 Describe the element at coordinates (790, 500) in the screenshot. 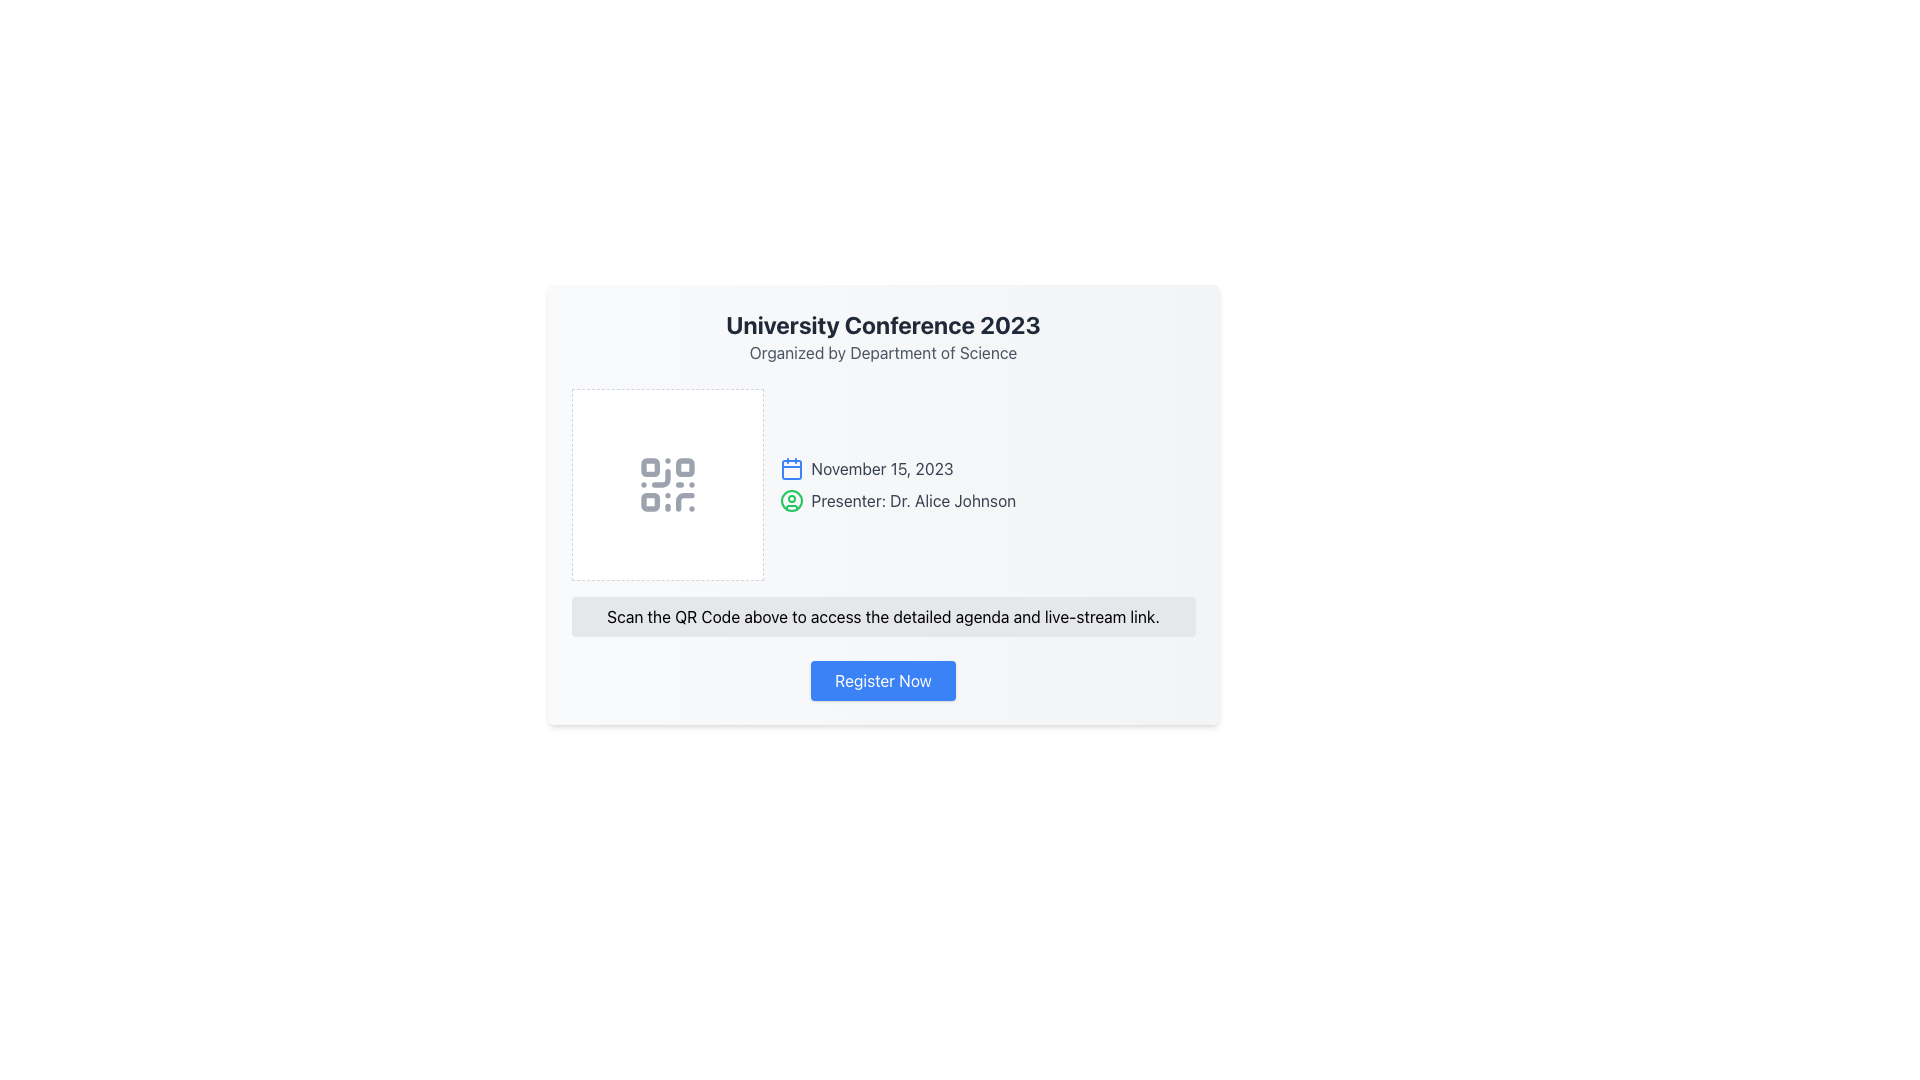

I see `the circular user icon with a green stroke located to the left of the text 'Presenter: Dr. Alice Johnson.'` at that location.